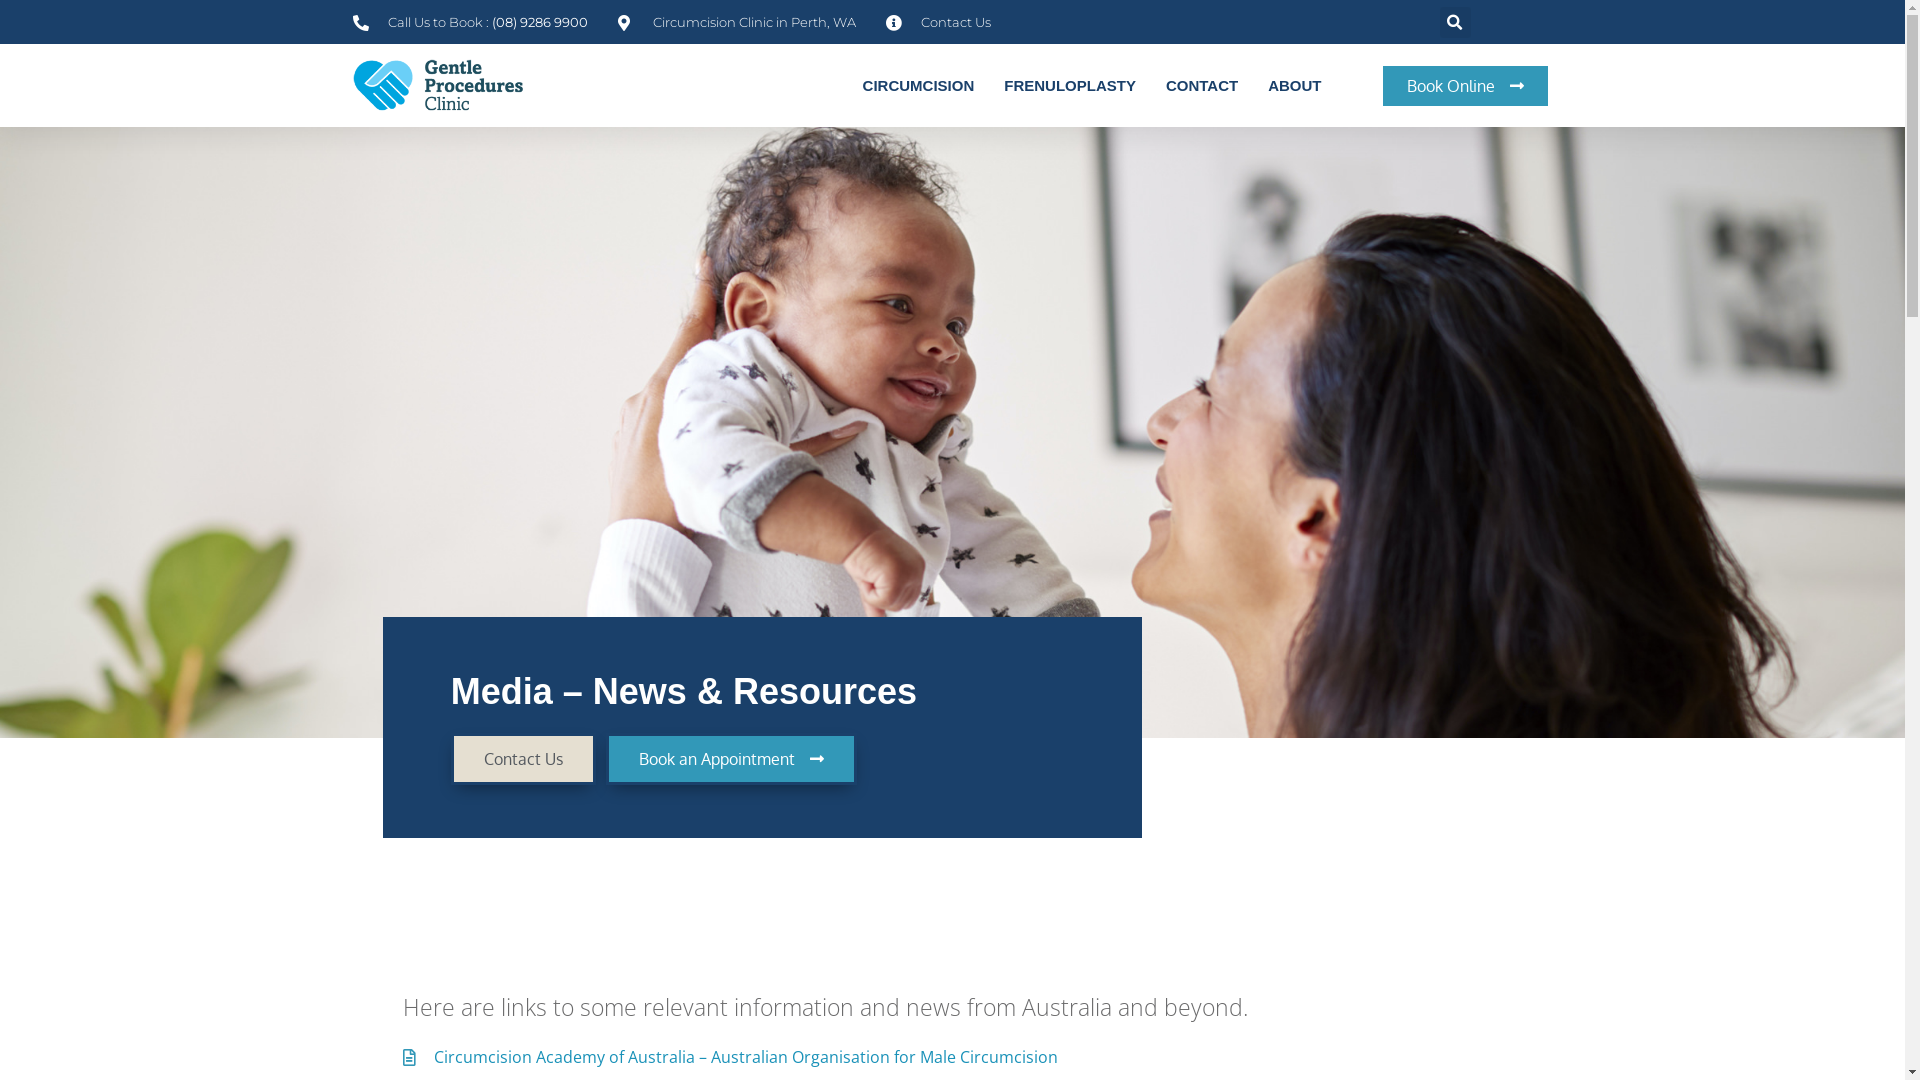 The image size is (1920, 1080). Describe the element at coordinates (351, 22) in the screenshot. I see `'Call Us to Book : (08) 9286 9900'` at that location.